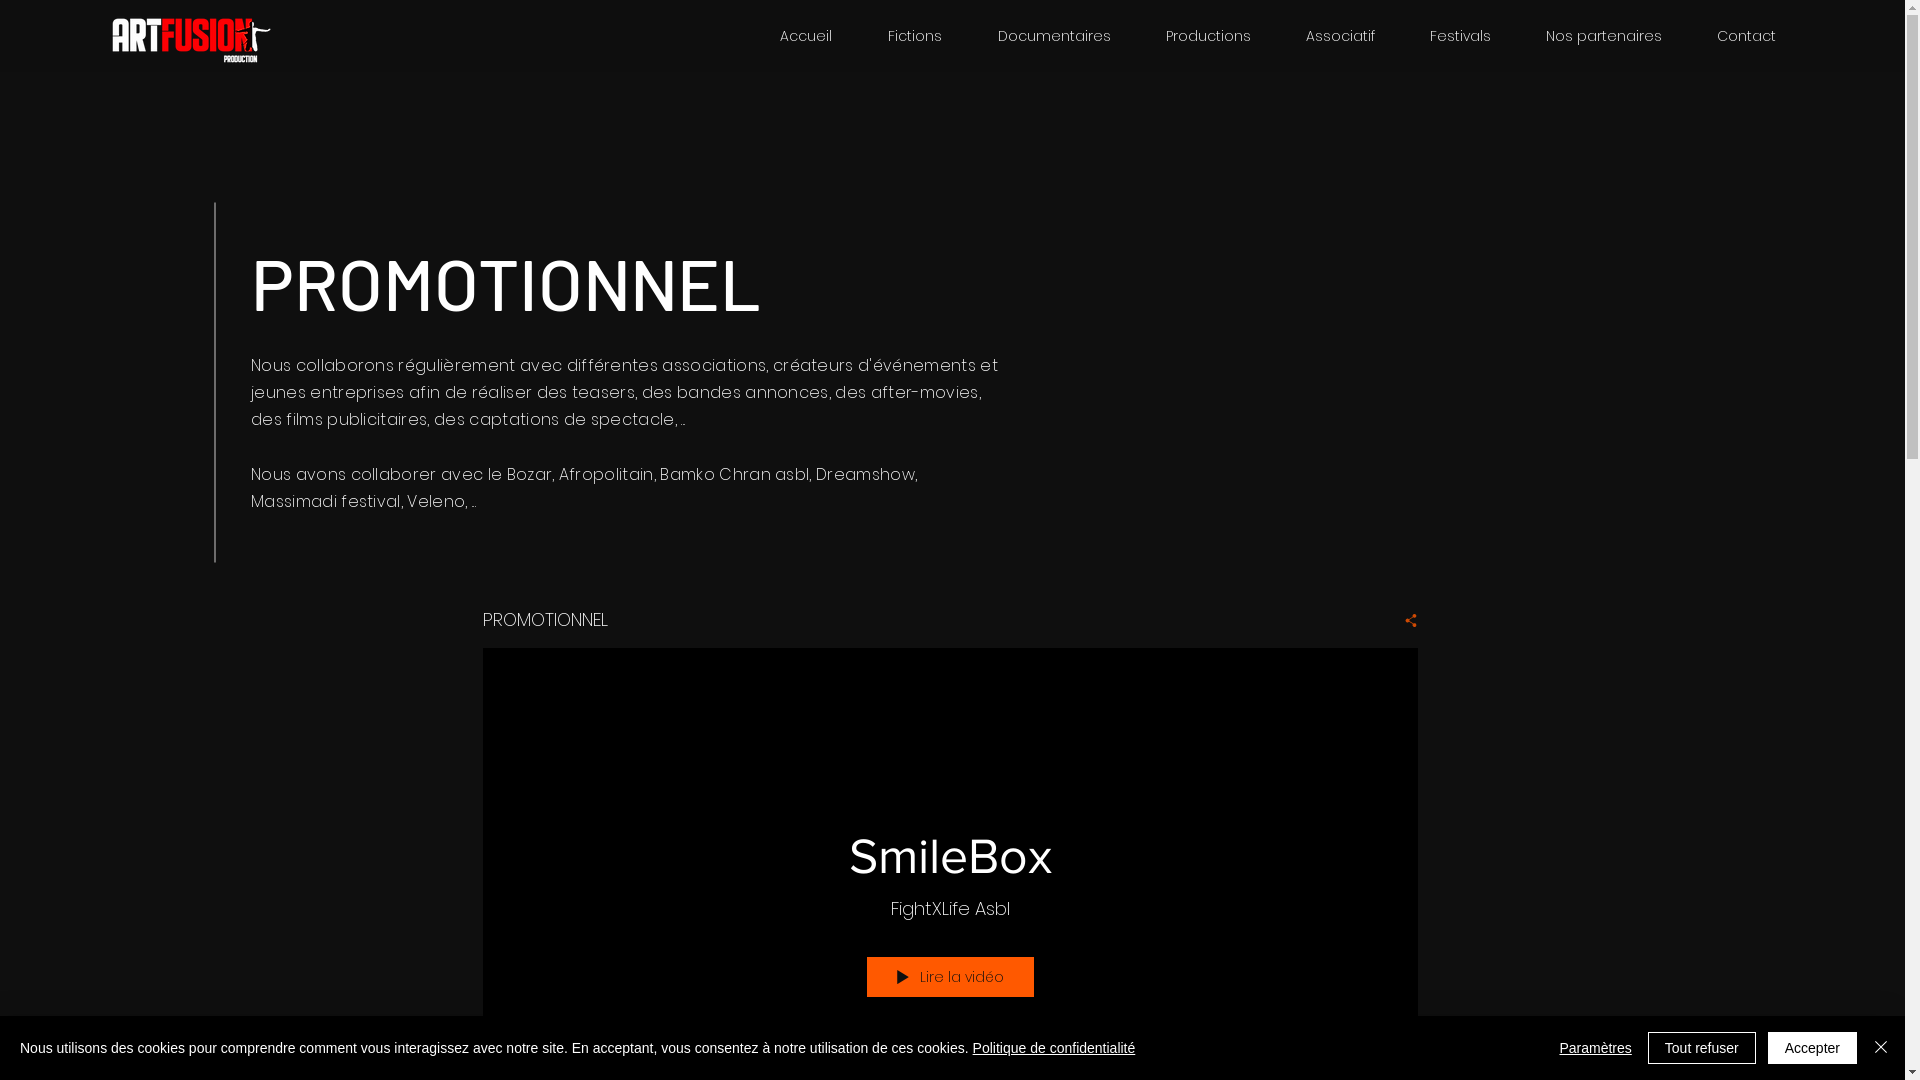 The width and height of the screenshot is (1920, 1080). I want to click on 'Accueil', so click(806, 35).